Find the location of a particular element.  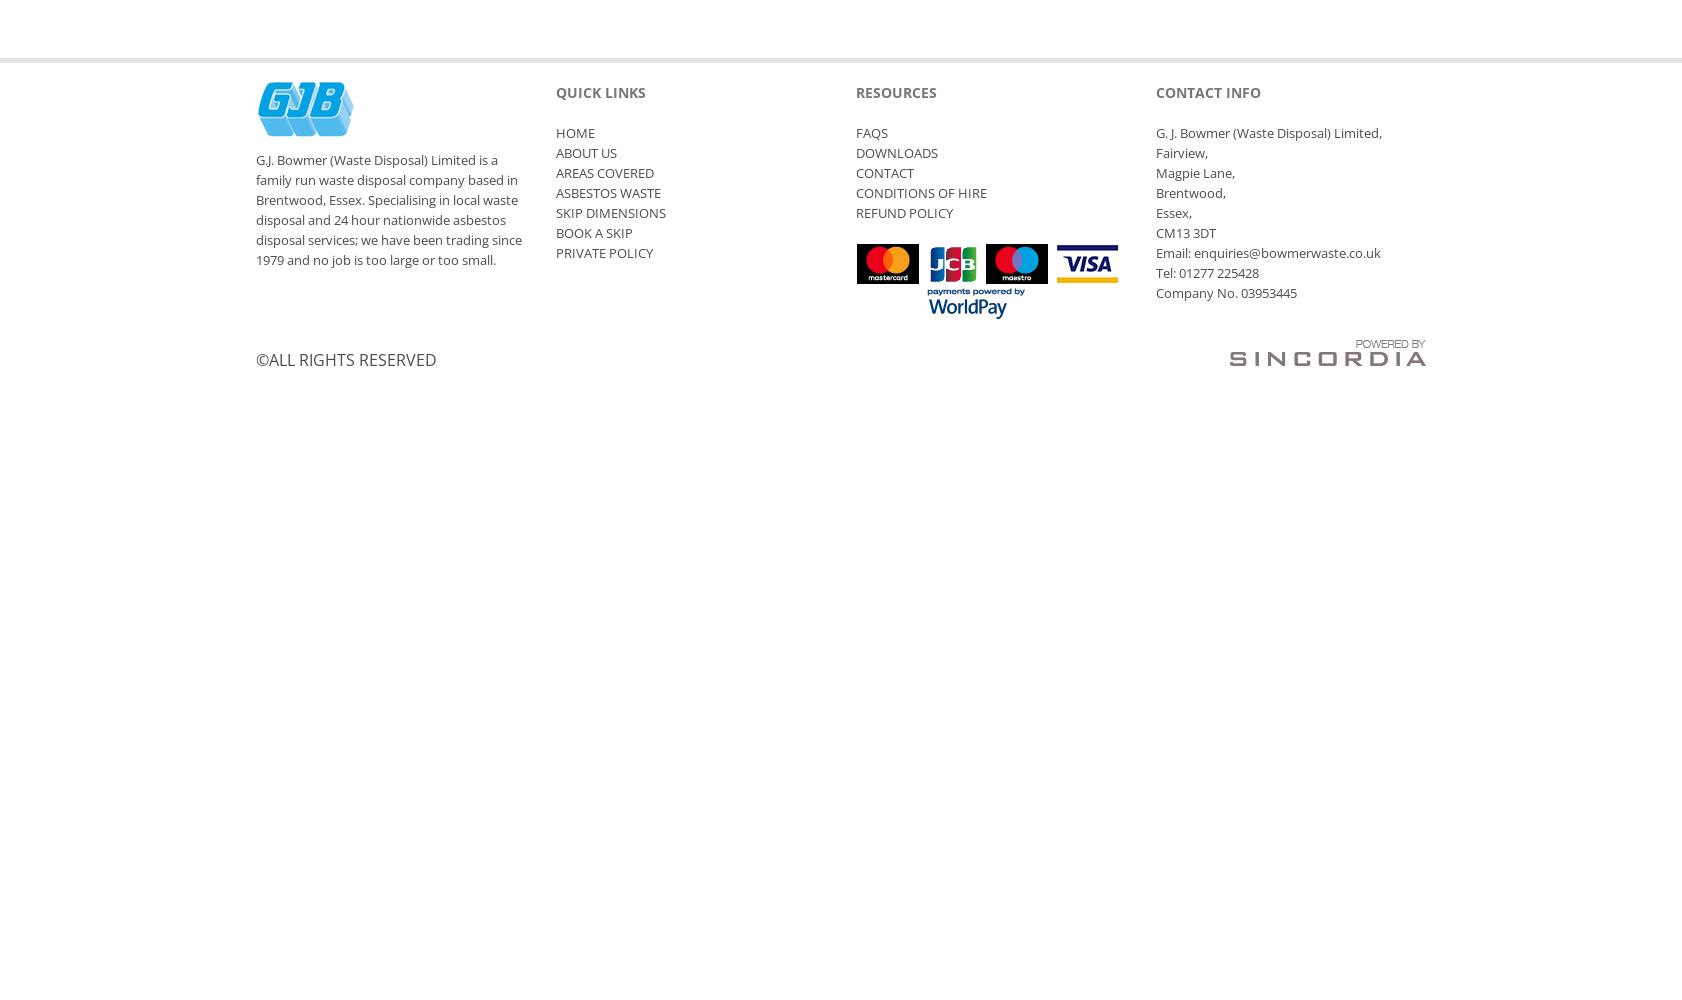

'Contact Info' is located at coordinates (1207, 91).